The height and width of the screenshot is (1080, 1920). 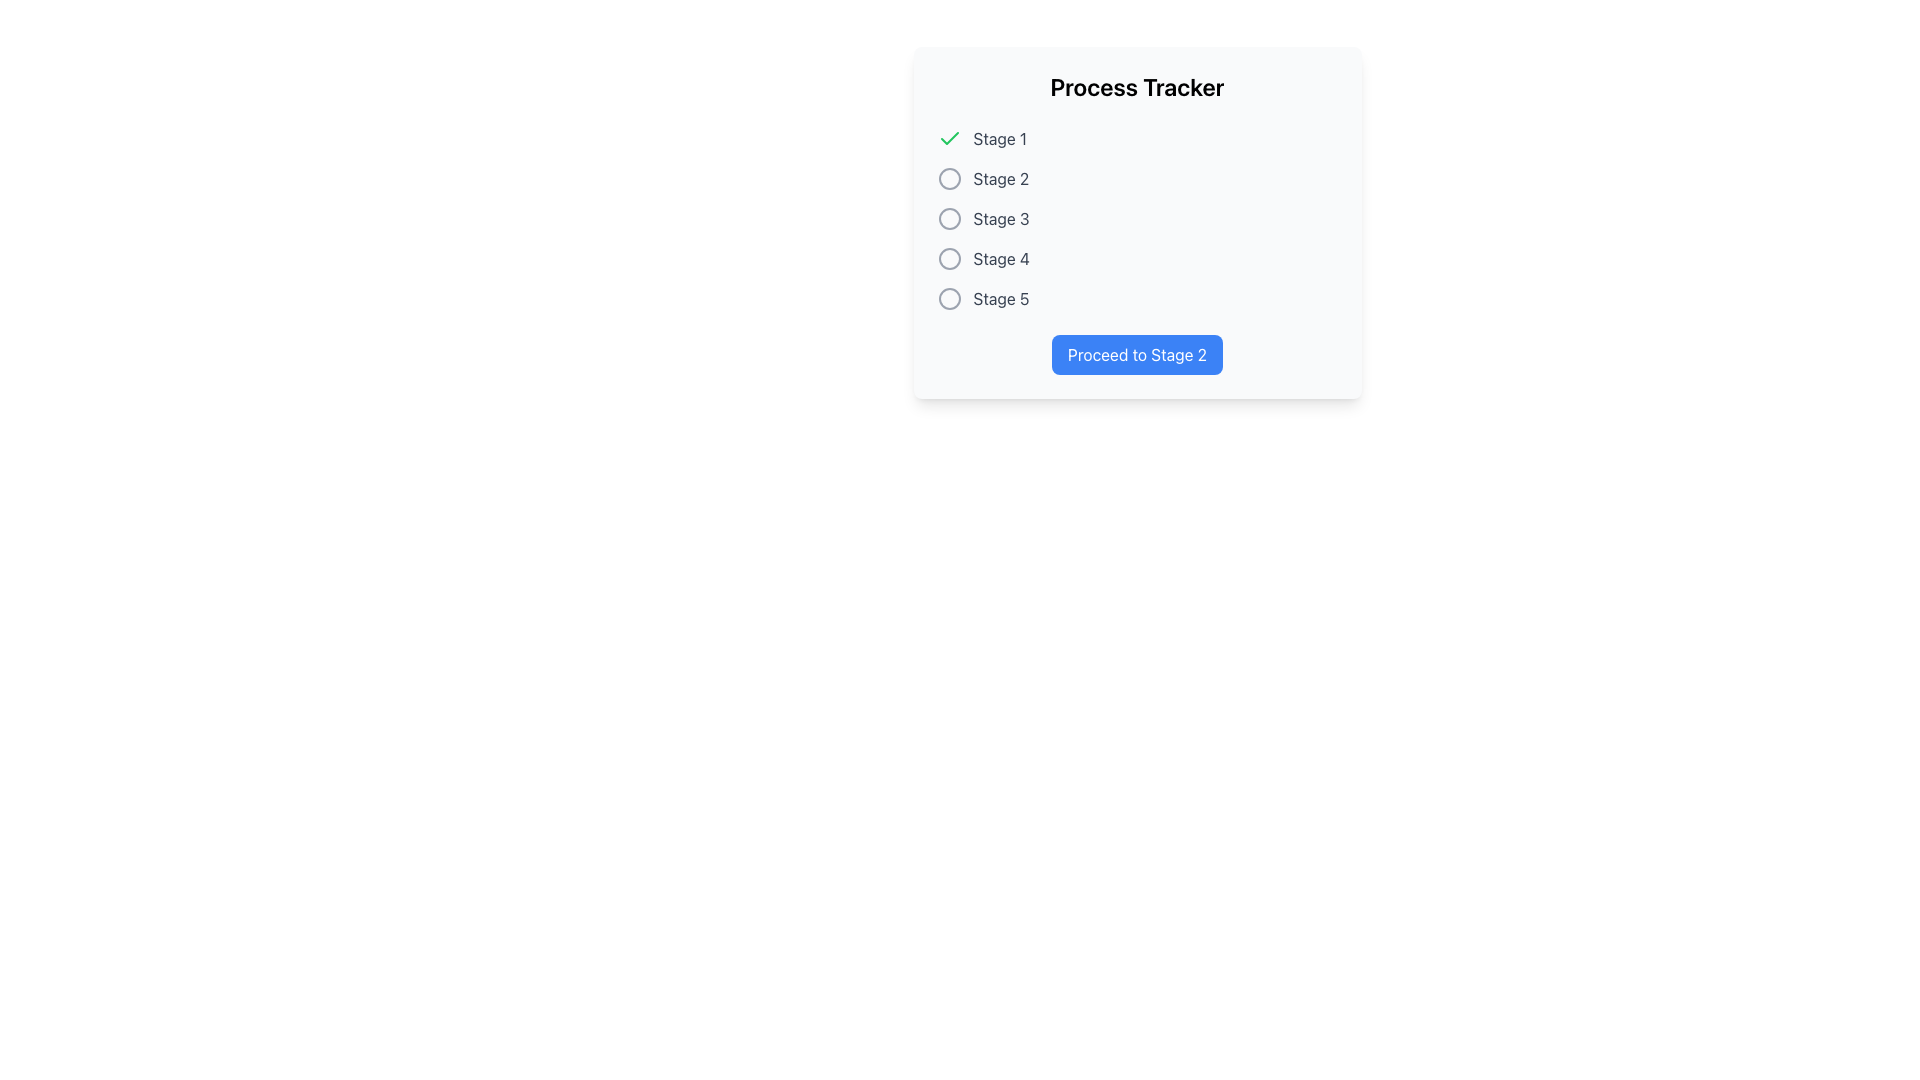 What do you see at coordinates (1137, 257) in the screenshot?
I see `the fourth item in the 'Process Tracker' list, which serves as an indicator for the fourth stage in the process tracker` at bounding box center [1137, 257].